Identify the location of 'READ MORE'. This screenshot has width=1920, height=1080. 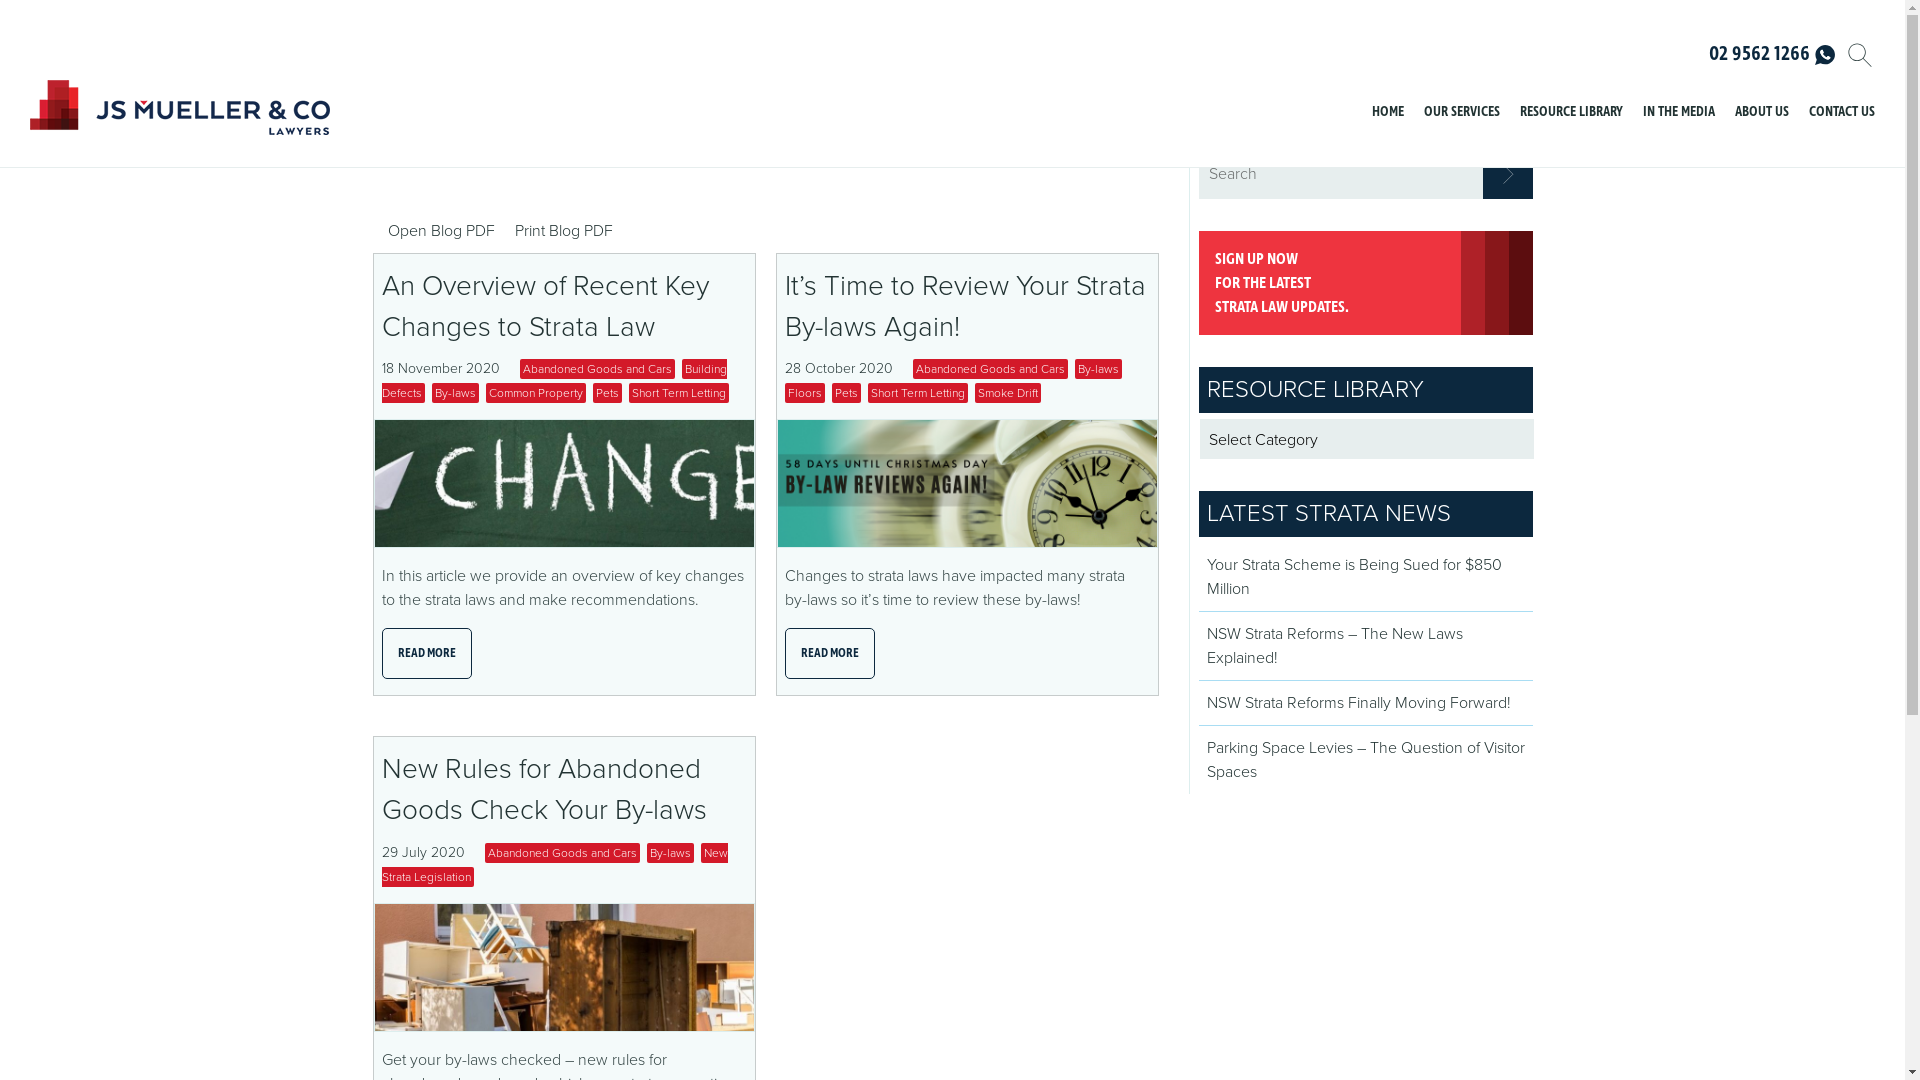
(829, 653).